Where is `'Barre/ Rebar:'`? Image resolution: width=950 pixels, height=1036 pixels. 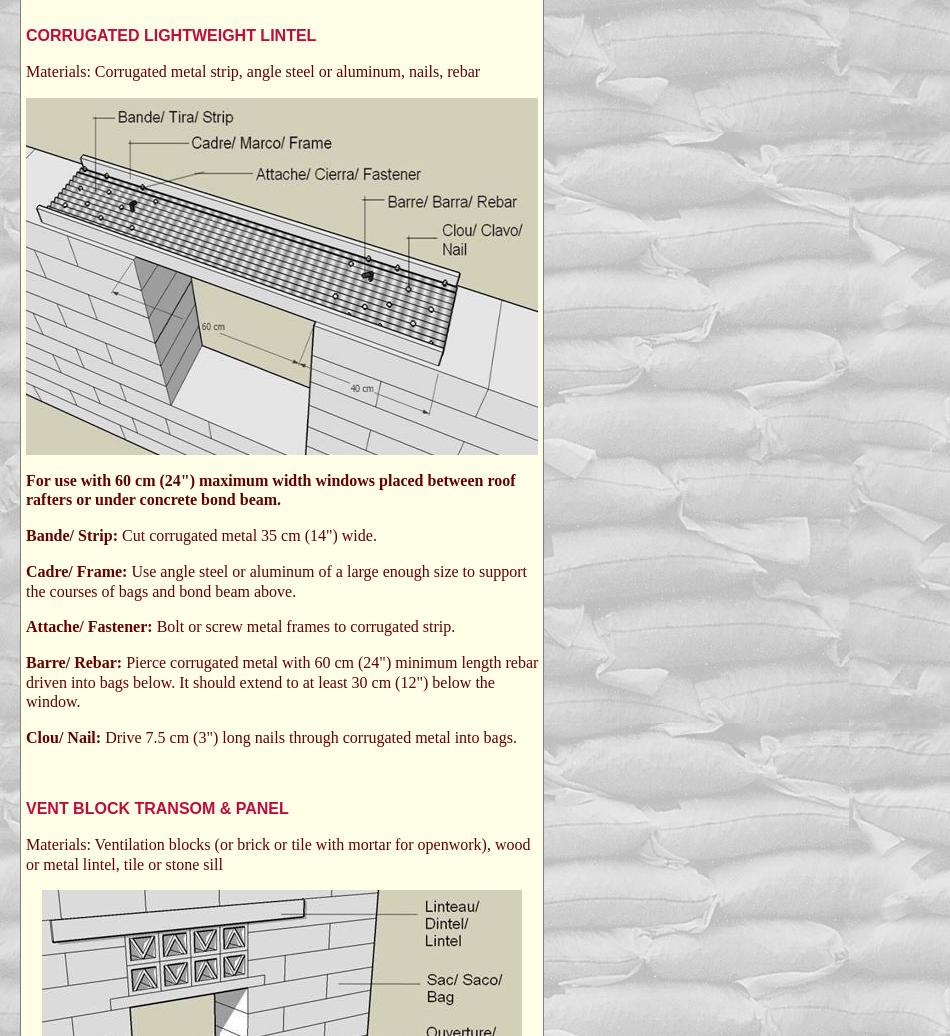 'Barre/ Rebar:' is located at coordinates (26, 661).